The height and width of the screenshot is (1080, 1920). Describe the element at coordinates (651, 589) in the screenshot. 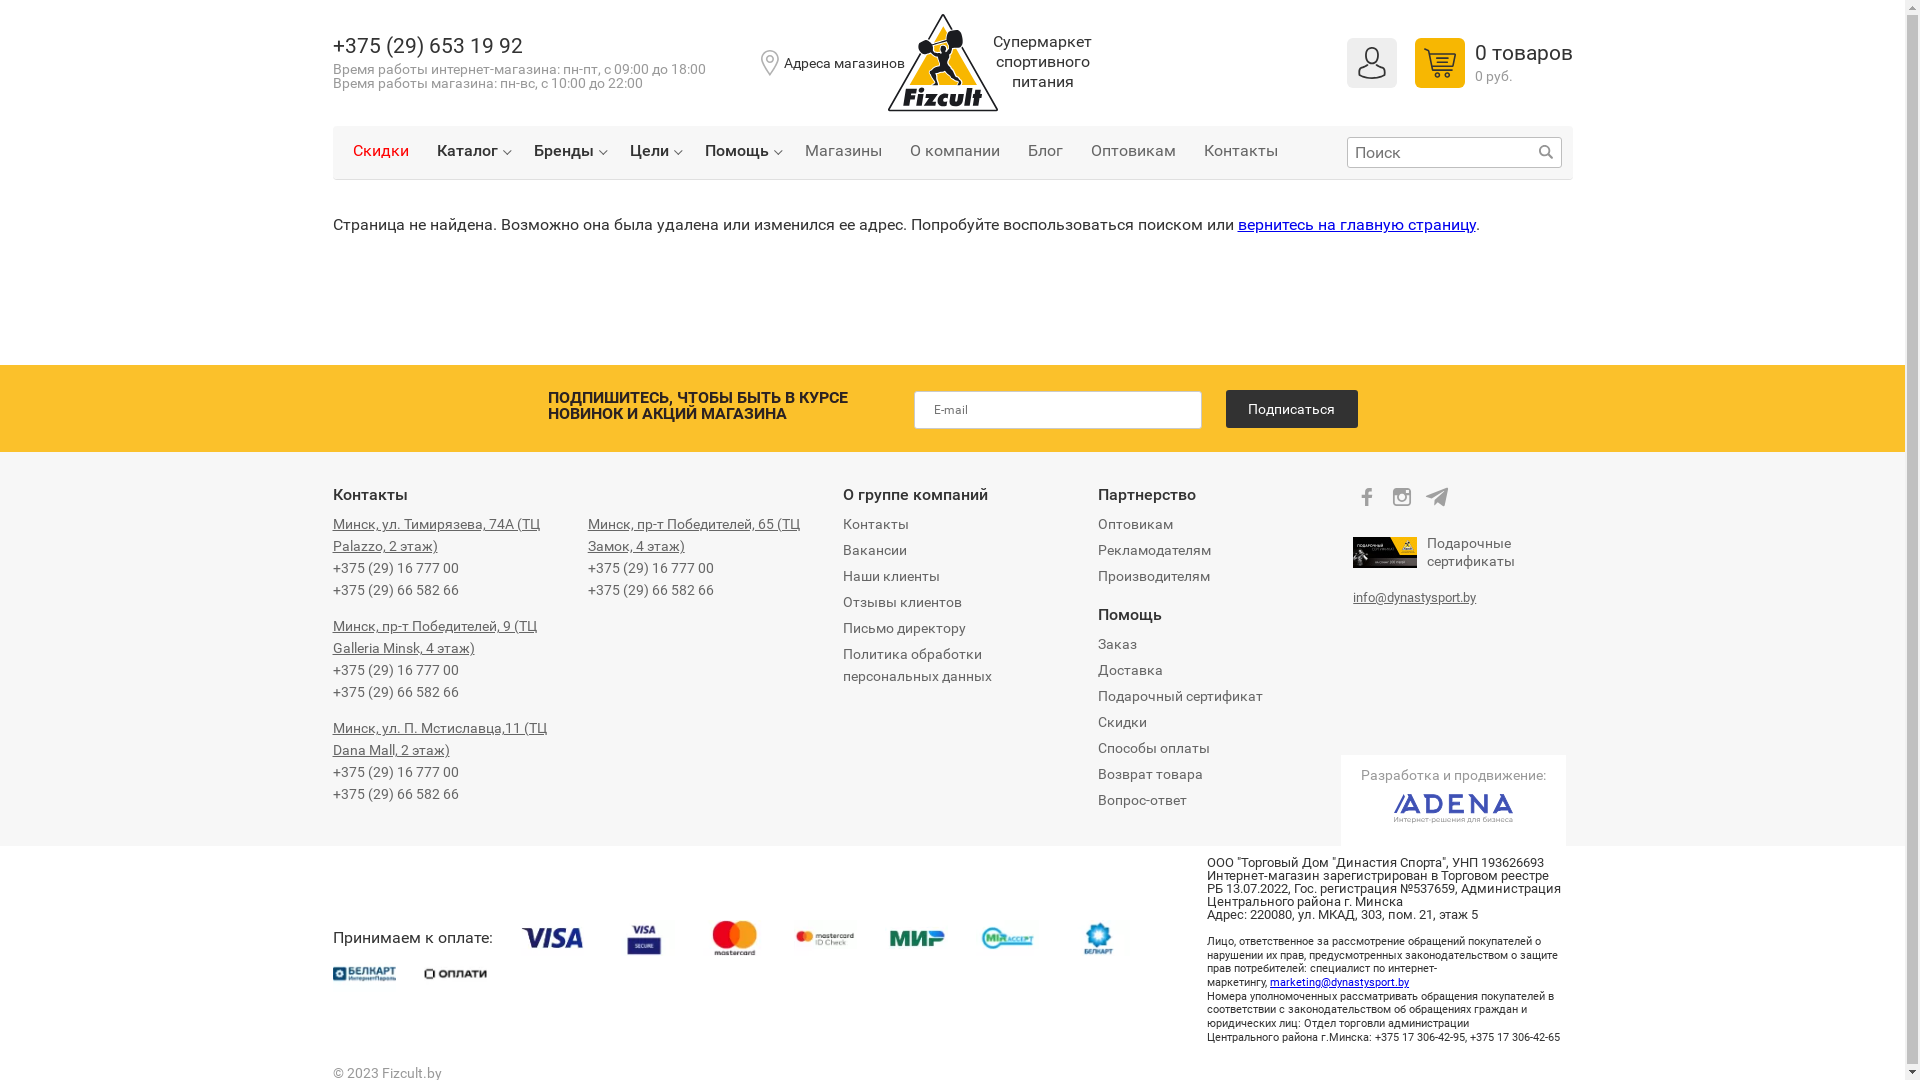

I see `'+375 (29) 66 582 66'` at that location.